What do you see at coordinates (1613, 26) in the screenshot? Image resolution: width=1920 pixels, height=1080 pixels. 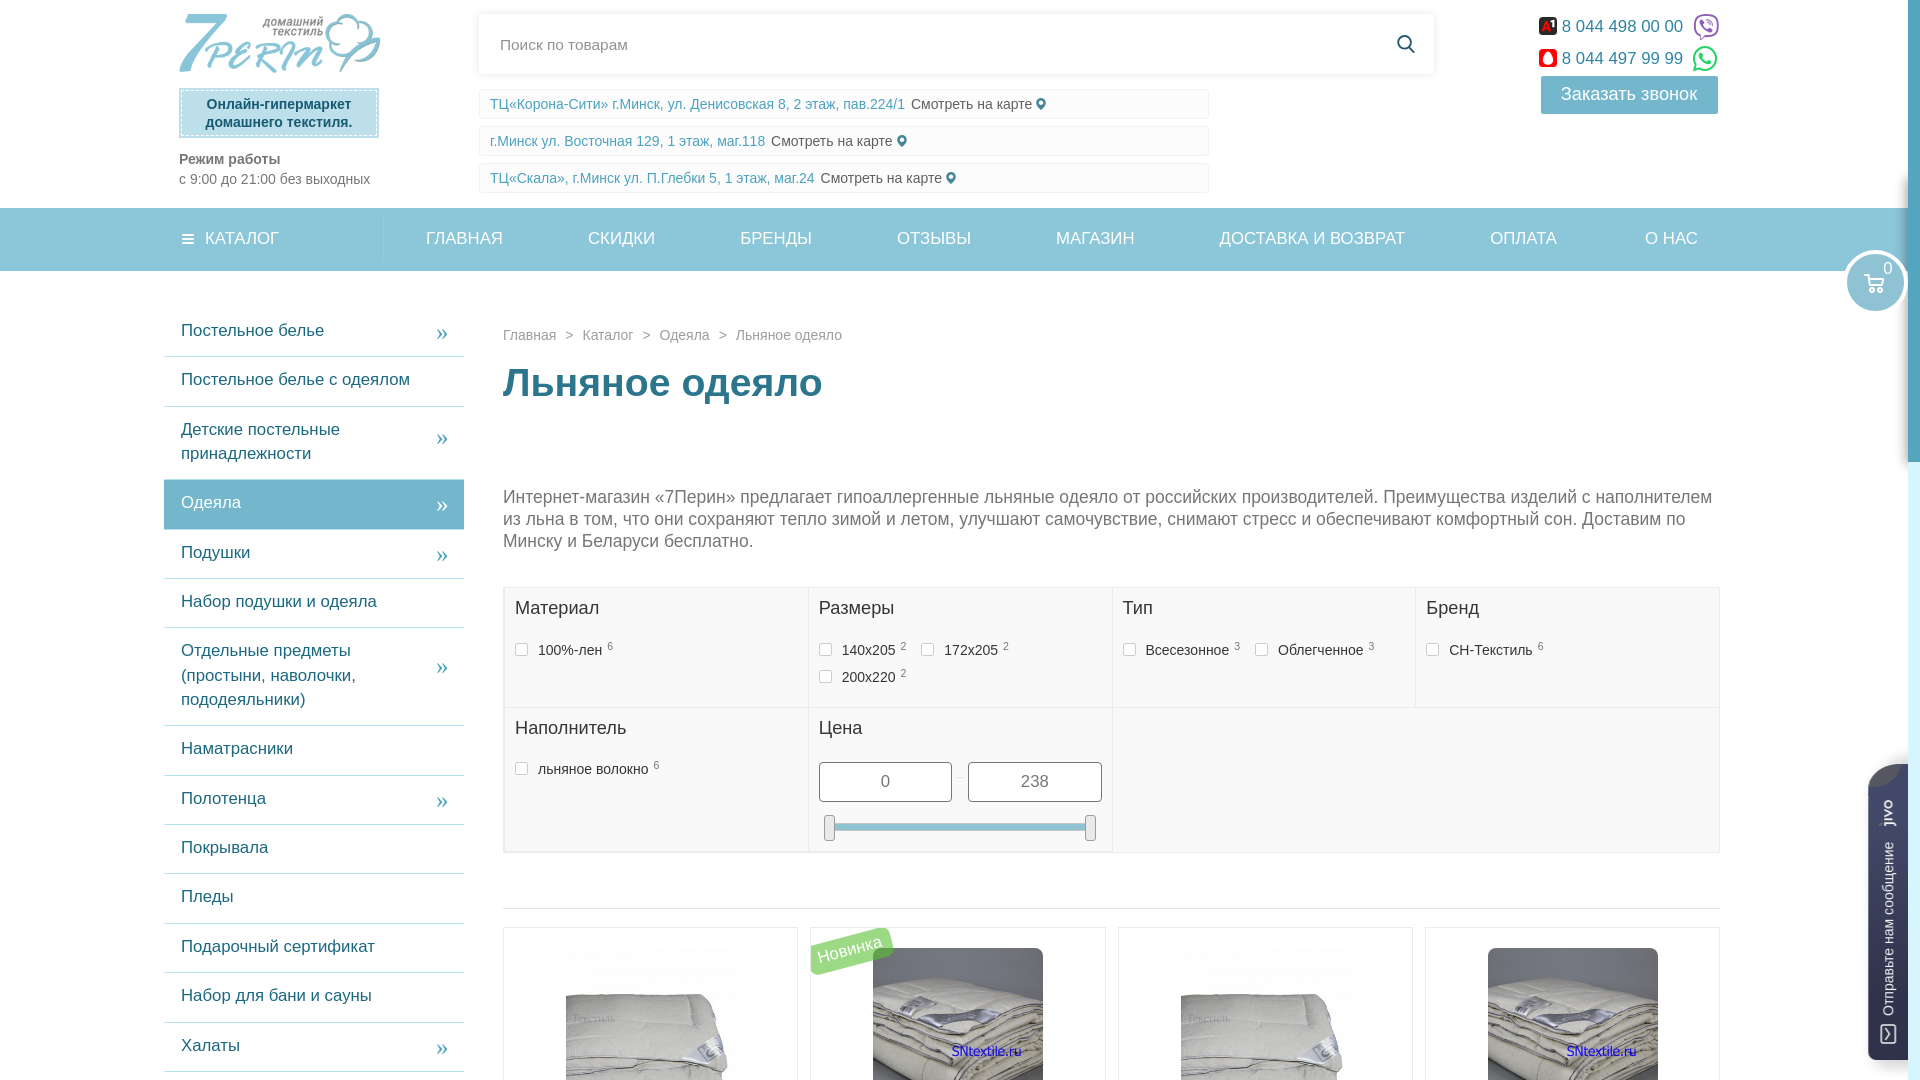 I see `'8 044 498 00 00'` at bounding box center [1613, 26].